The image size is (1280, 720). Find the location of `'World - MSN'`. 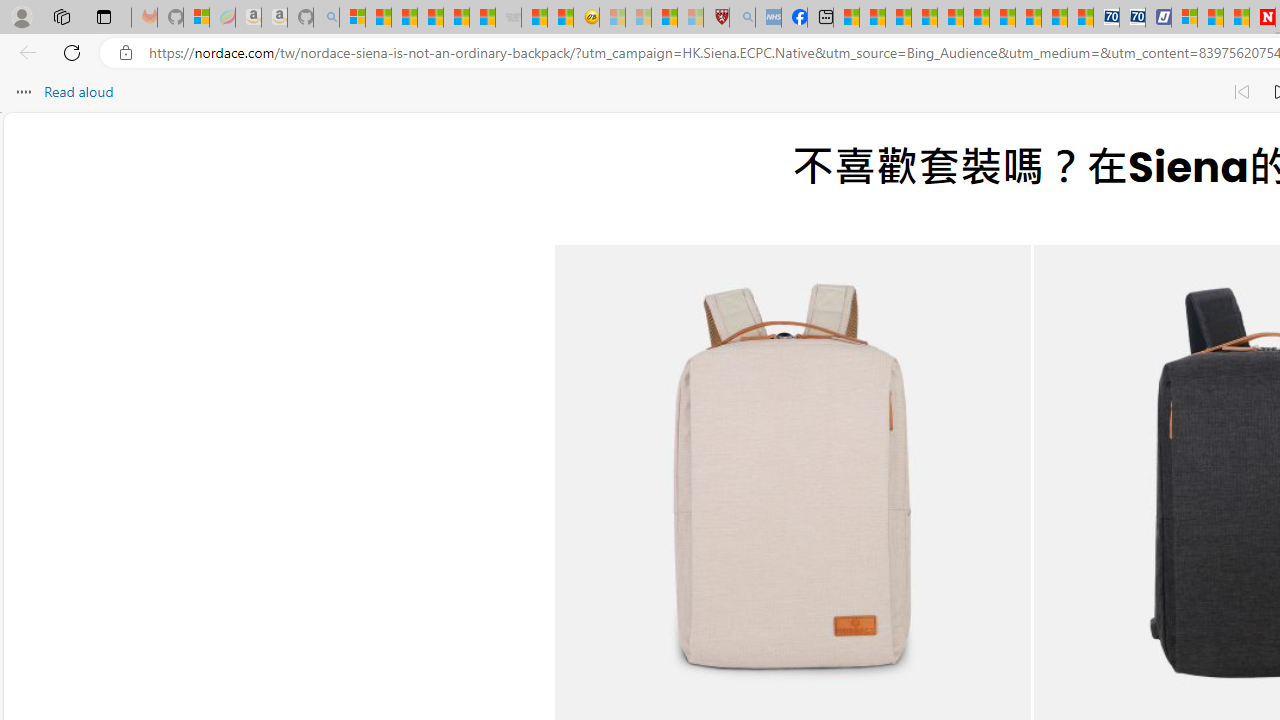

'World - MSN' is located at coordinates (897, 17).